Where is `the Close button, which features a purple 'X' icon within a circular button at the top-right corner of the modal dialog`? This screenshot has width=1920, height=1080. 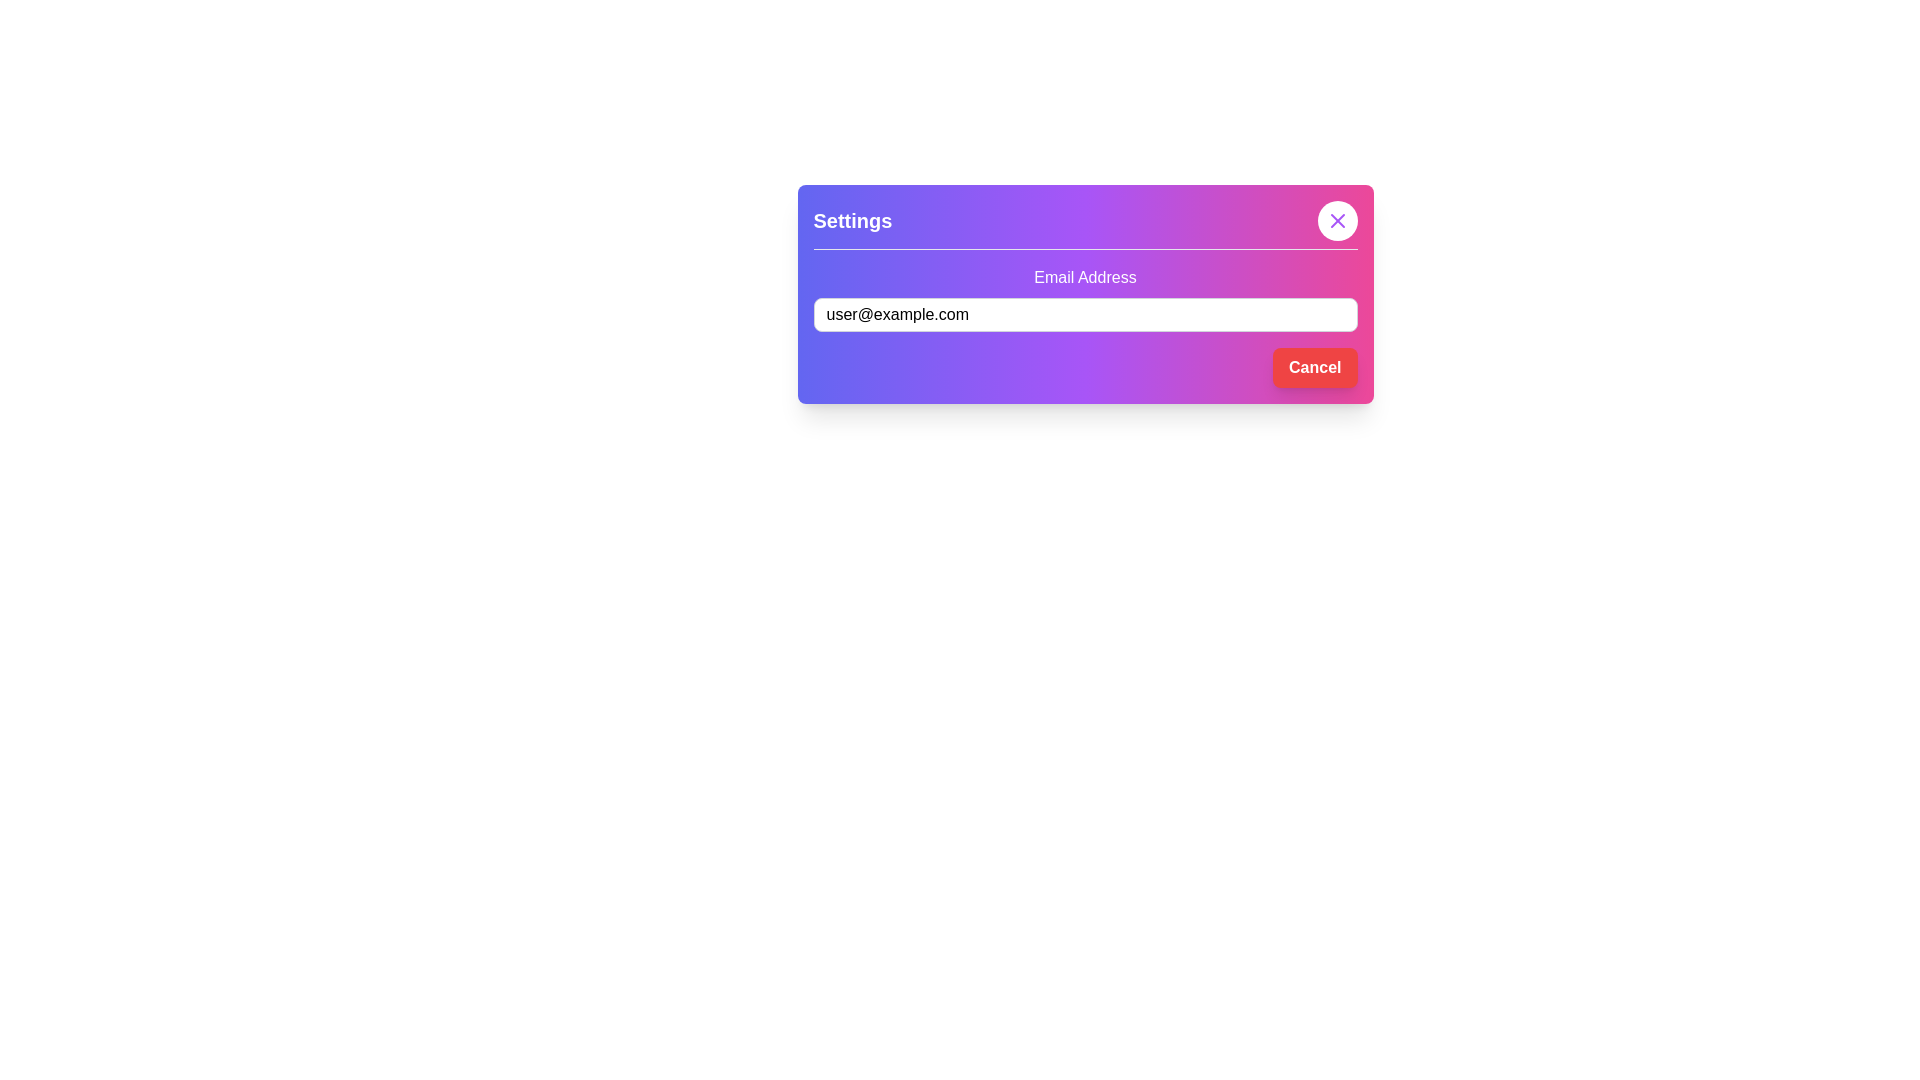 the Close button, which features a purple 'X' icon within a circular button at the top-right corner of the modal dialog is located at coordinates (1337, 220).